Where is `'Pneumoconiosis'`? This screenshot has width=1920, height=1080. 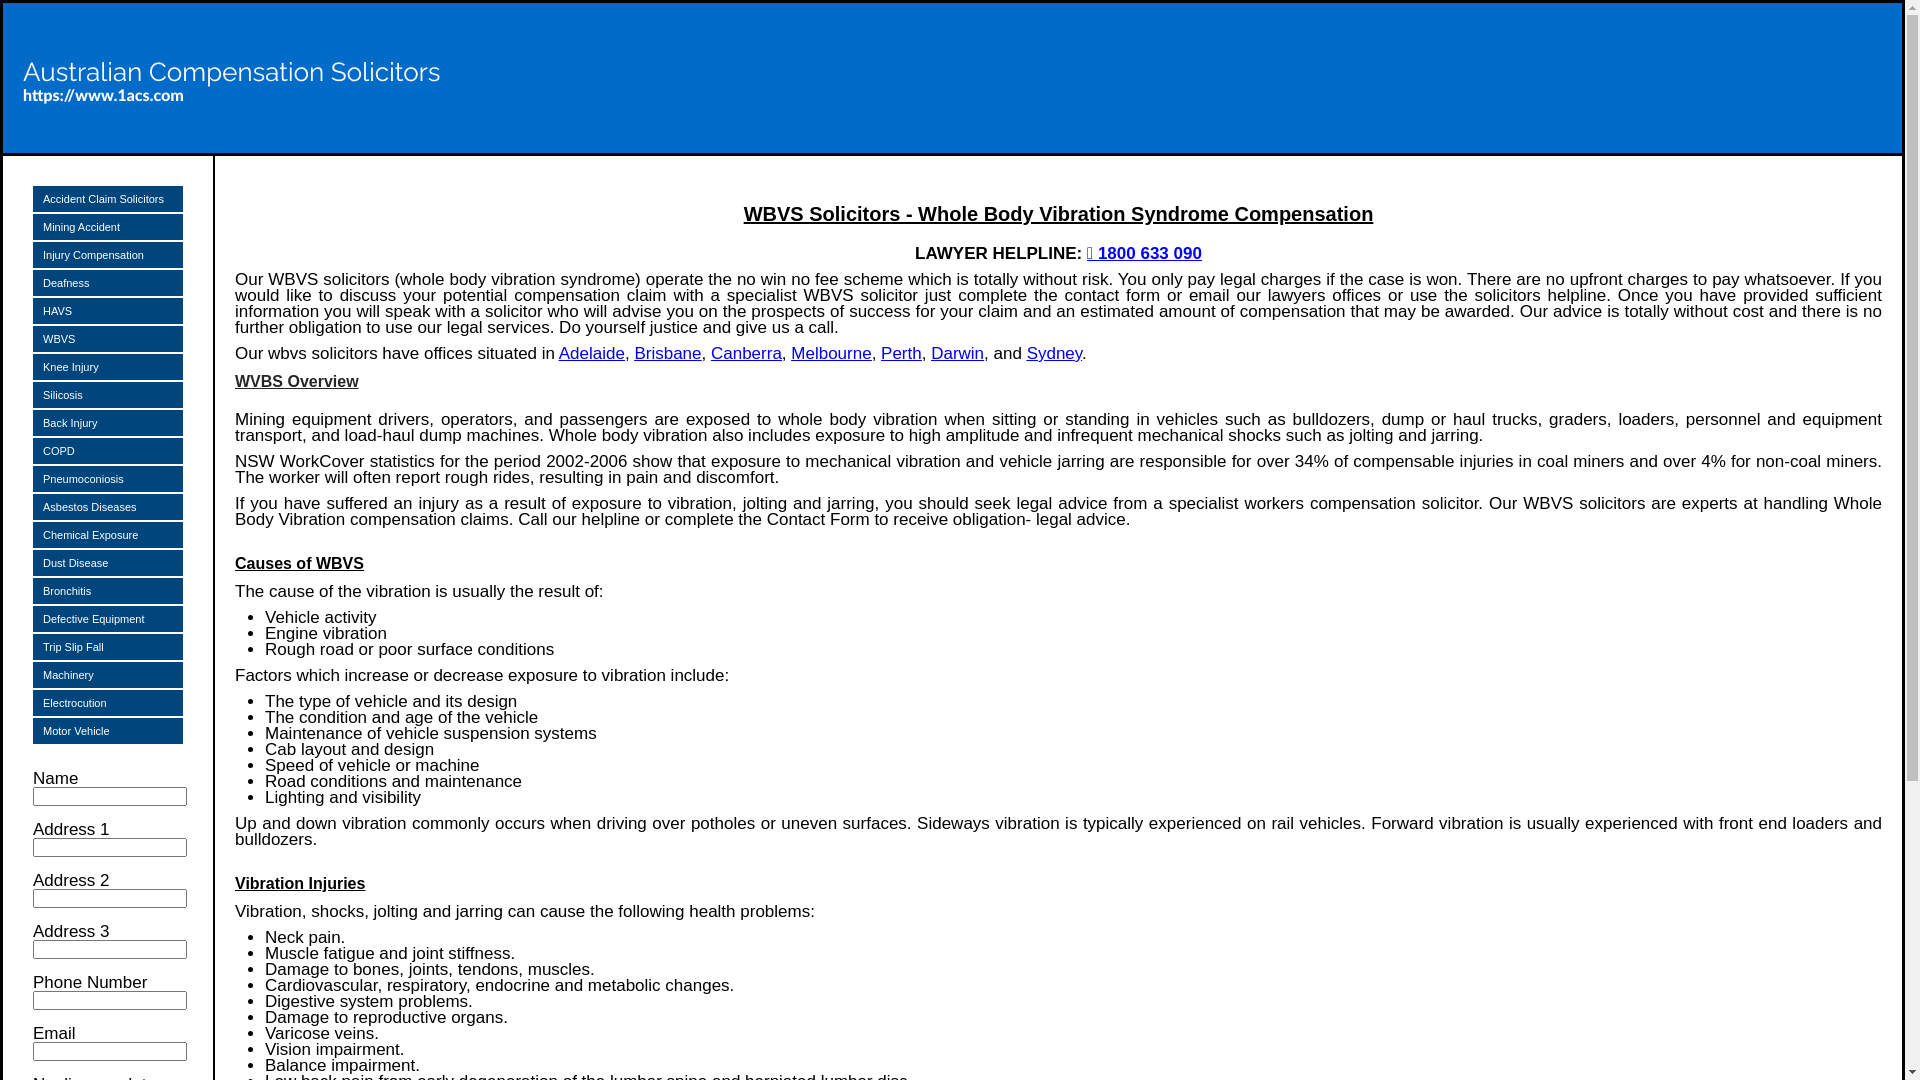
'Pneumoconiosis' is located at coordinates (106, 478).